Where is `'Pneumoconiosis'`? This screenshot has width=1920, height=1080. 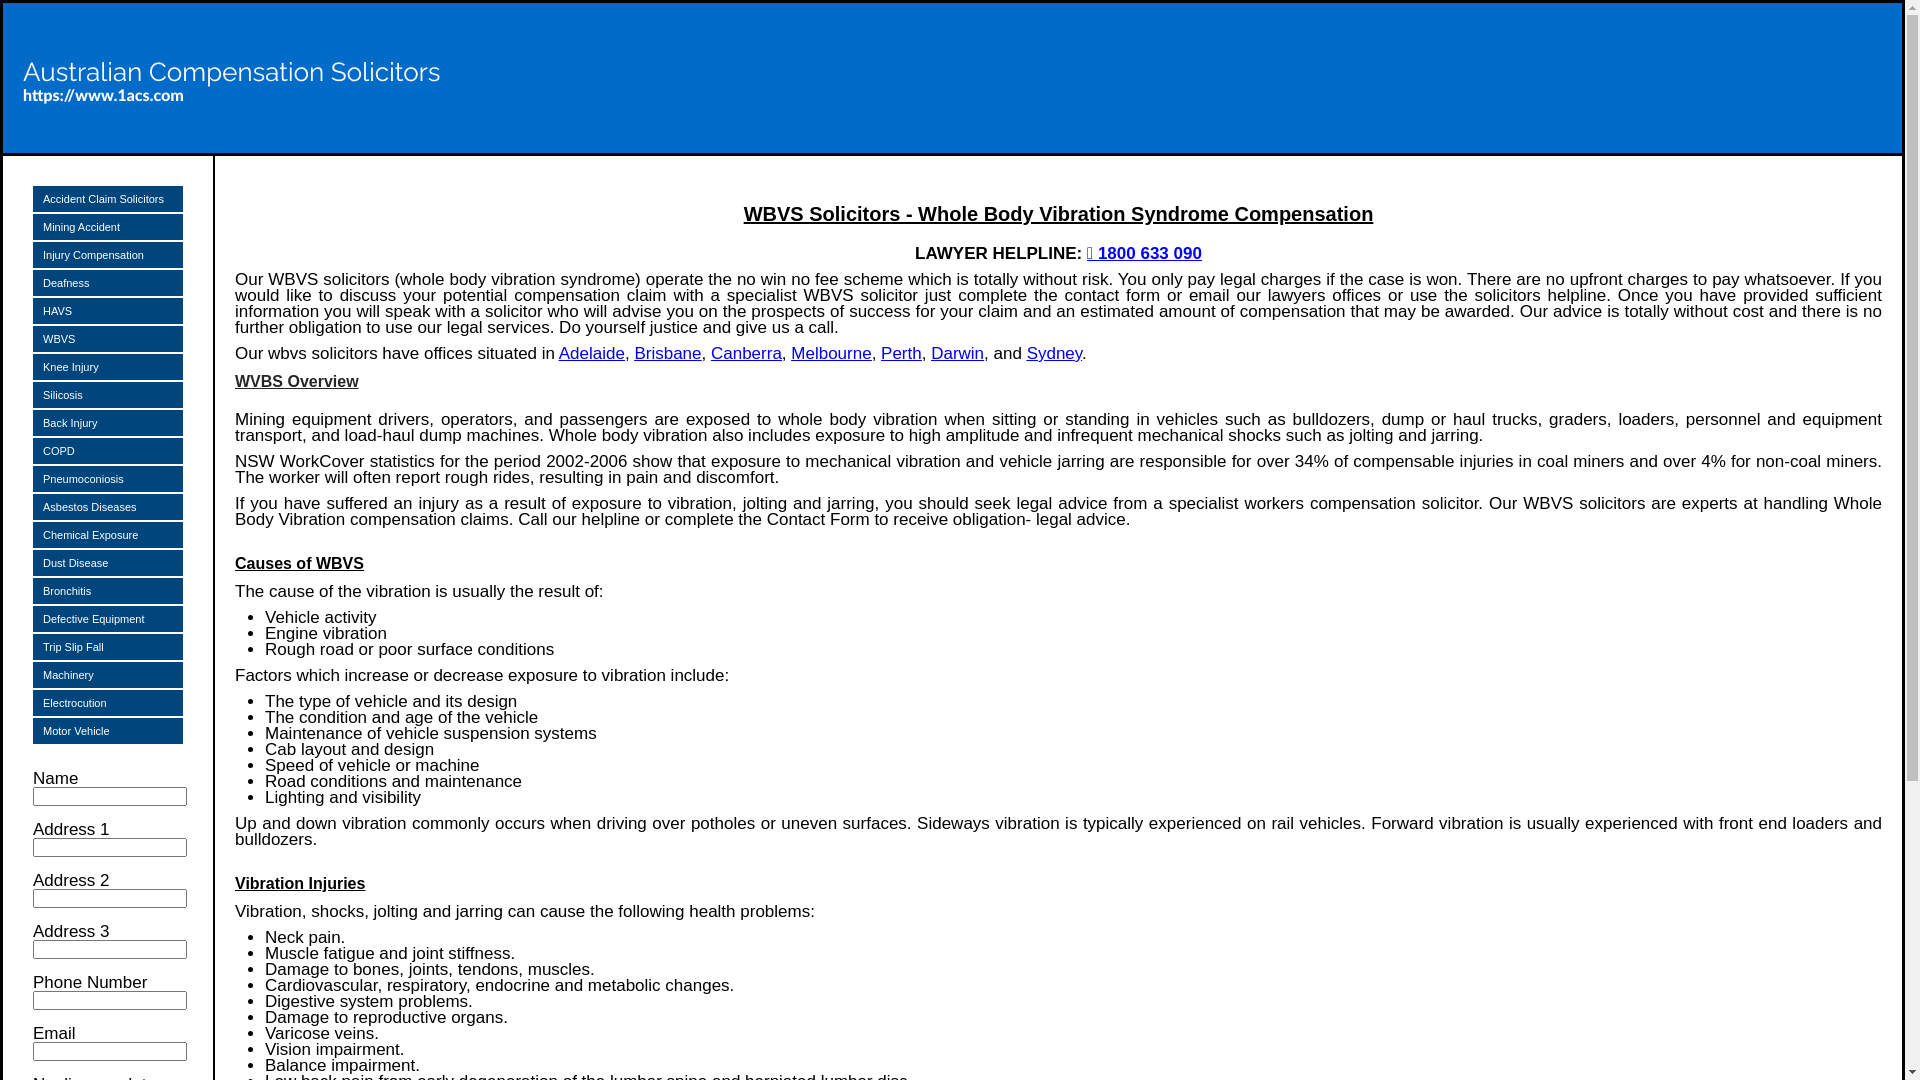
'Pneumoconiosis' is located at coordinates (106, 478).